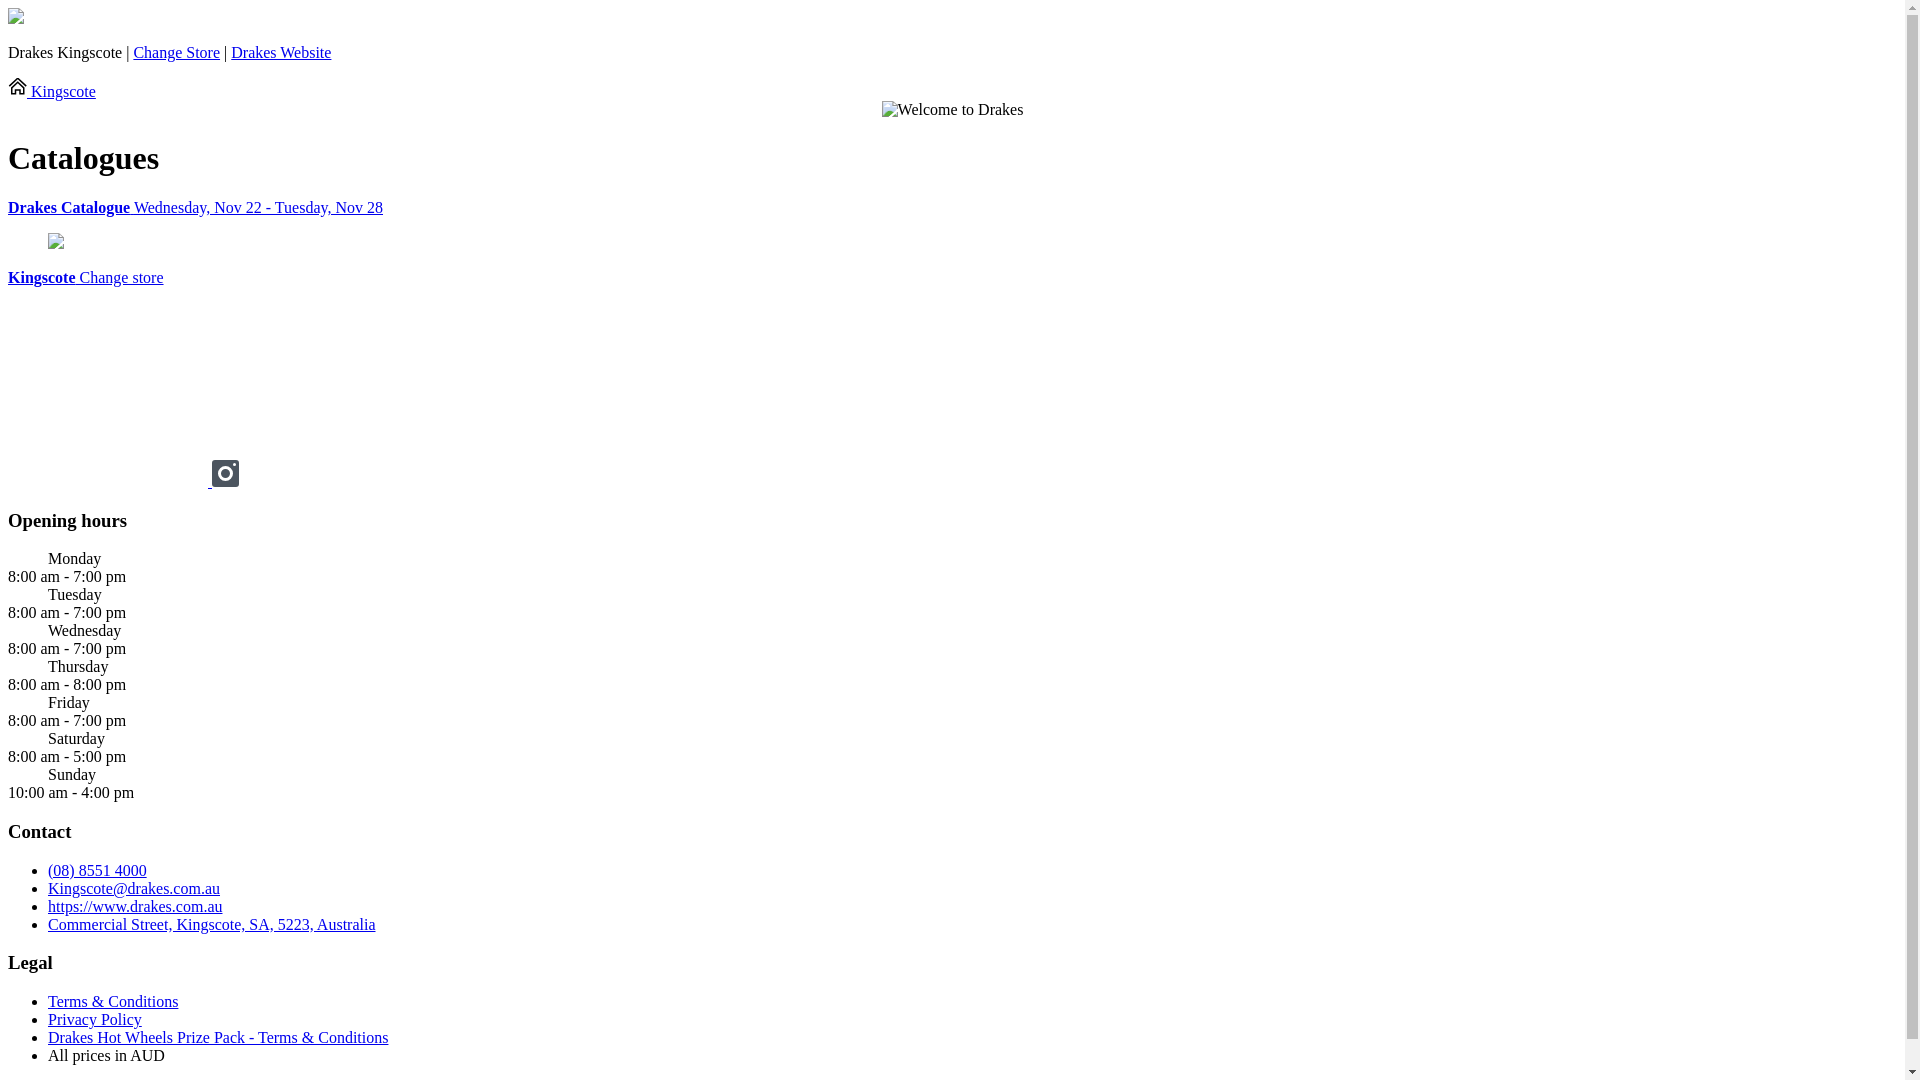 The width and height of the screenshot is (1920, 1080). I want to click on 'Commercial Street, Kingscote, SA, 5223, Australia', so click(211, 924).